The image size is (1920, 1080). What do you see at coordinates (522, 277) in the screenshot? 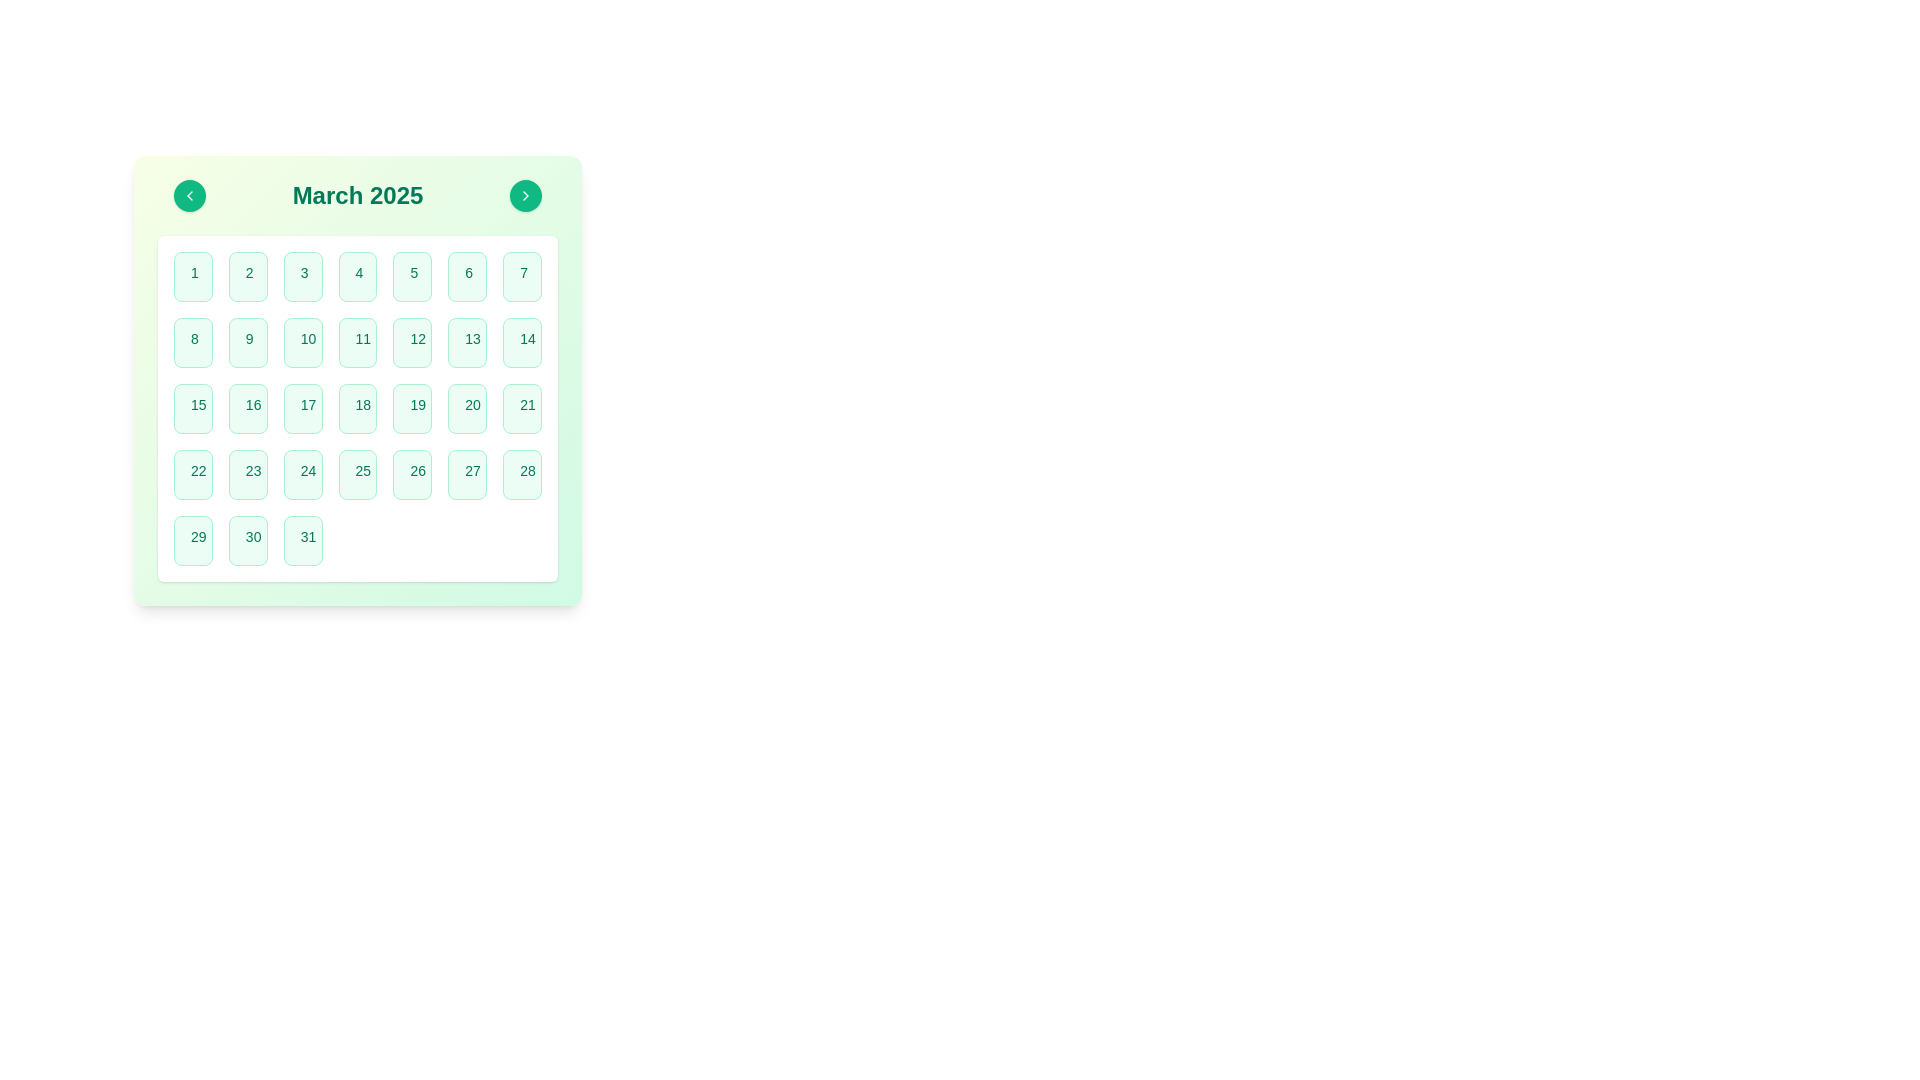
I see `the Calendar Day Cell representing the 7th day of the month, which is styled with a light green background and contains the number '7' in dark green font` at bounding box center [522, 277].